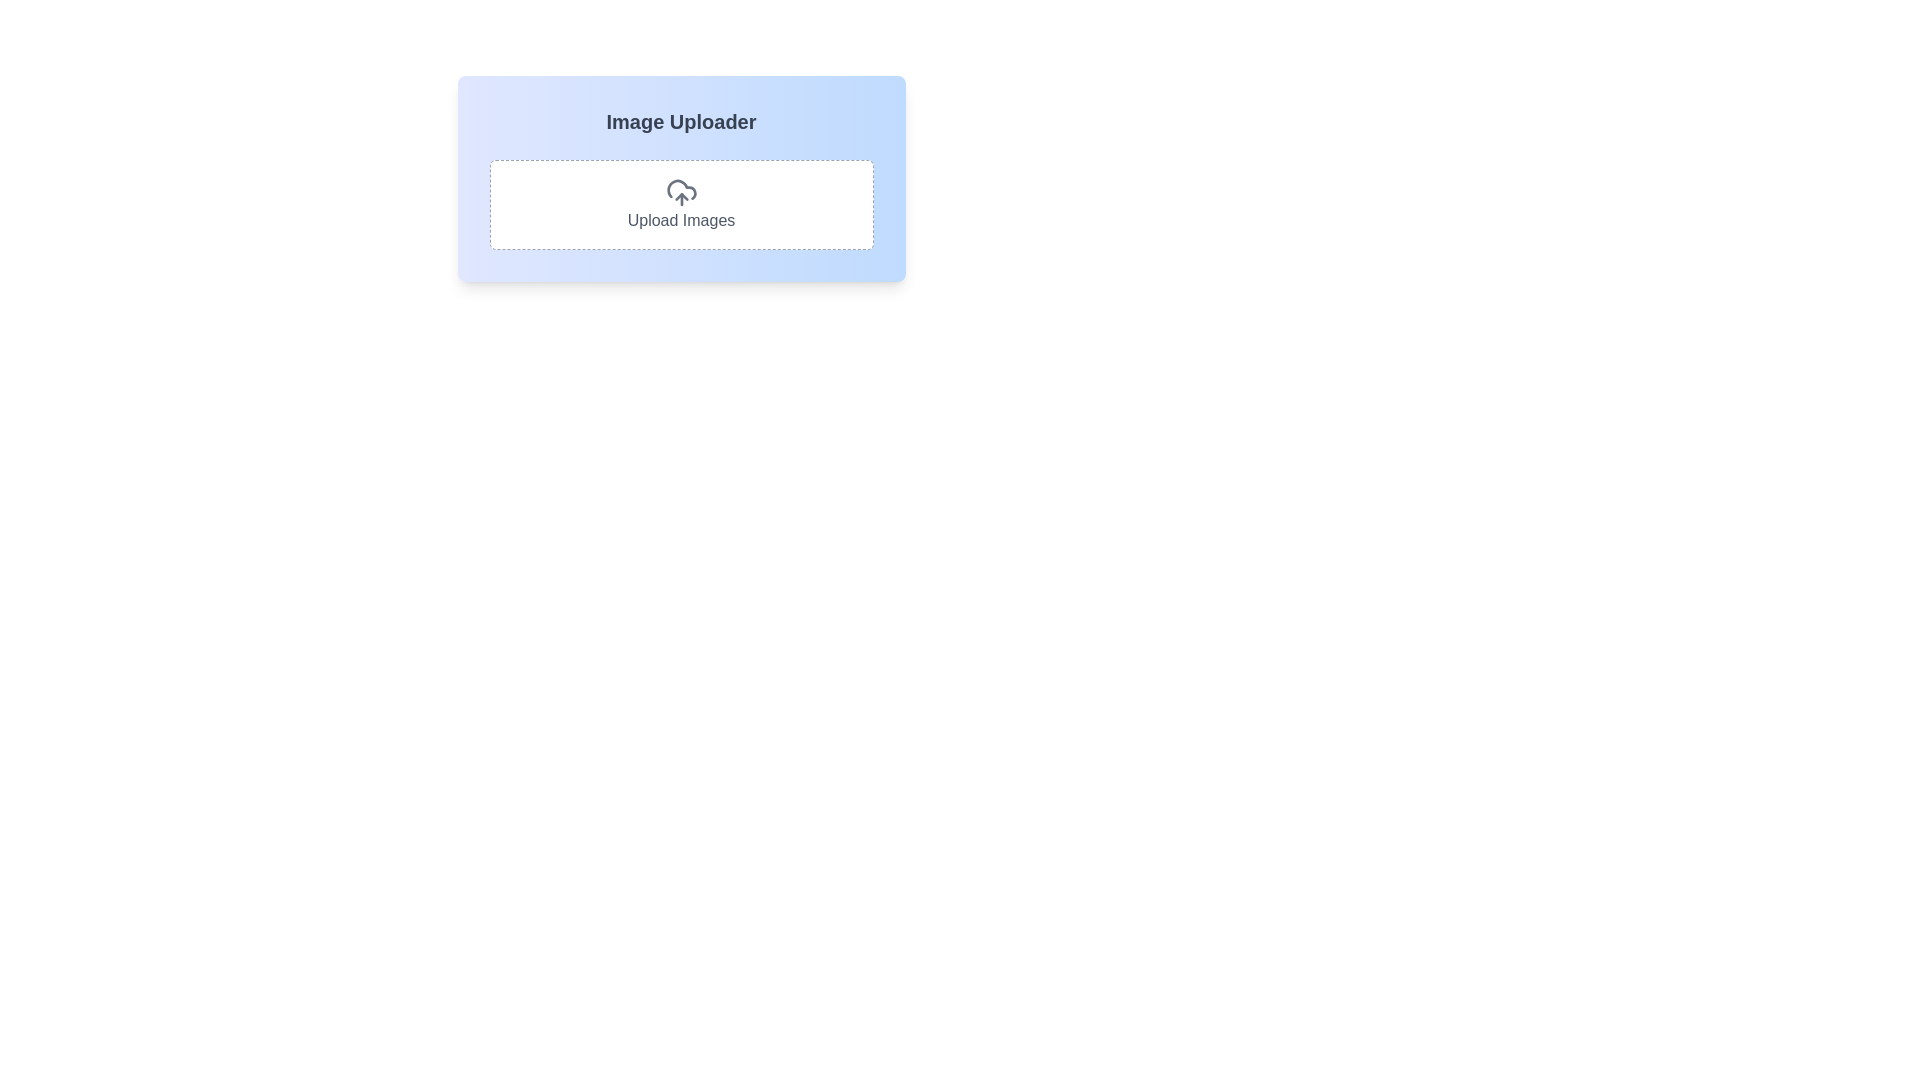 The width and height of the screenshot is (1920, 1080). Describe the element at coordinates (681, 220) in the screenshot. I see `the text label displaying 'Upload Images' located below the cloud upload icon in the upload images frame` at that location.